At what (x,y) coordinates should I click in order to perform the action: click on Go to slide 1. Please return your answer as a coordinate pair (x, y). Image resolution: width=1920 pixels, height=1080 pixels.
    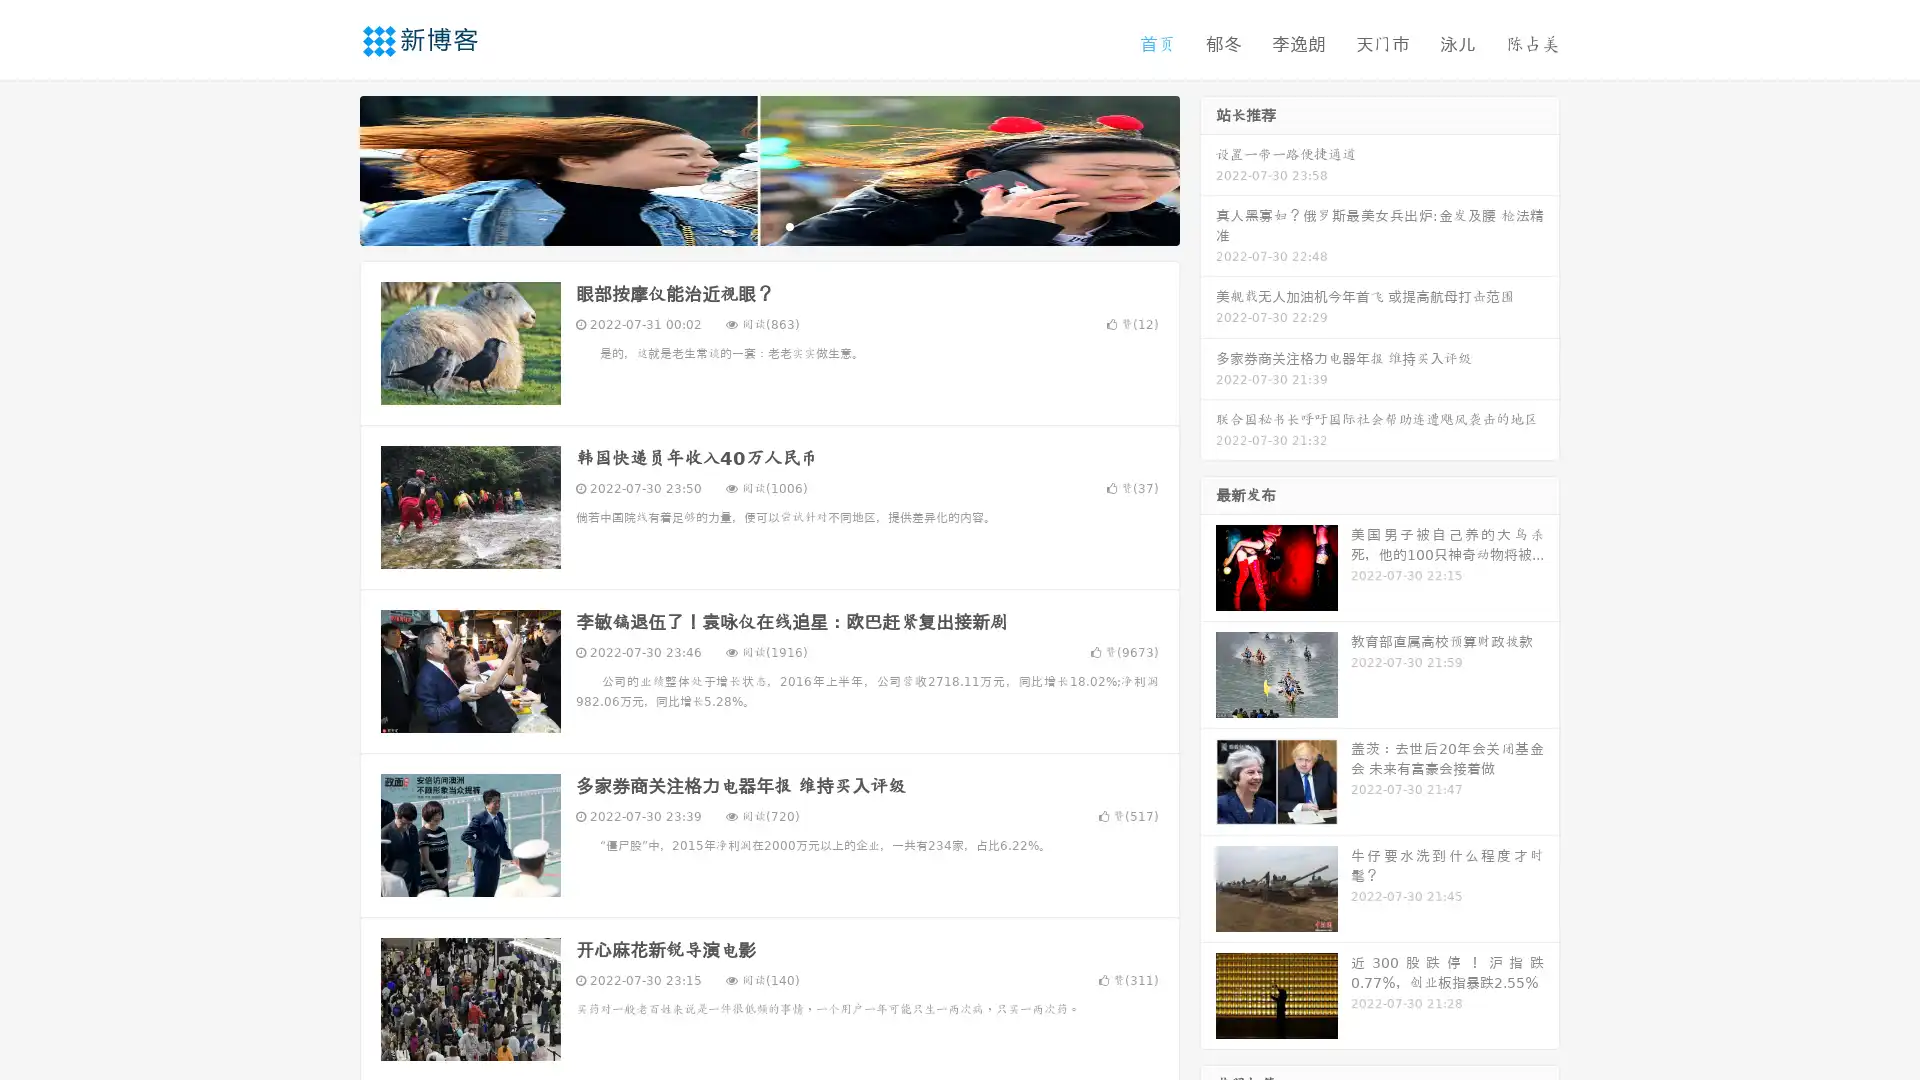
    Looking at the image, I should click on (748, 225).